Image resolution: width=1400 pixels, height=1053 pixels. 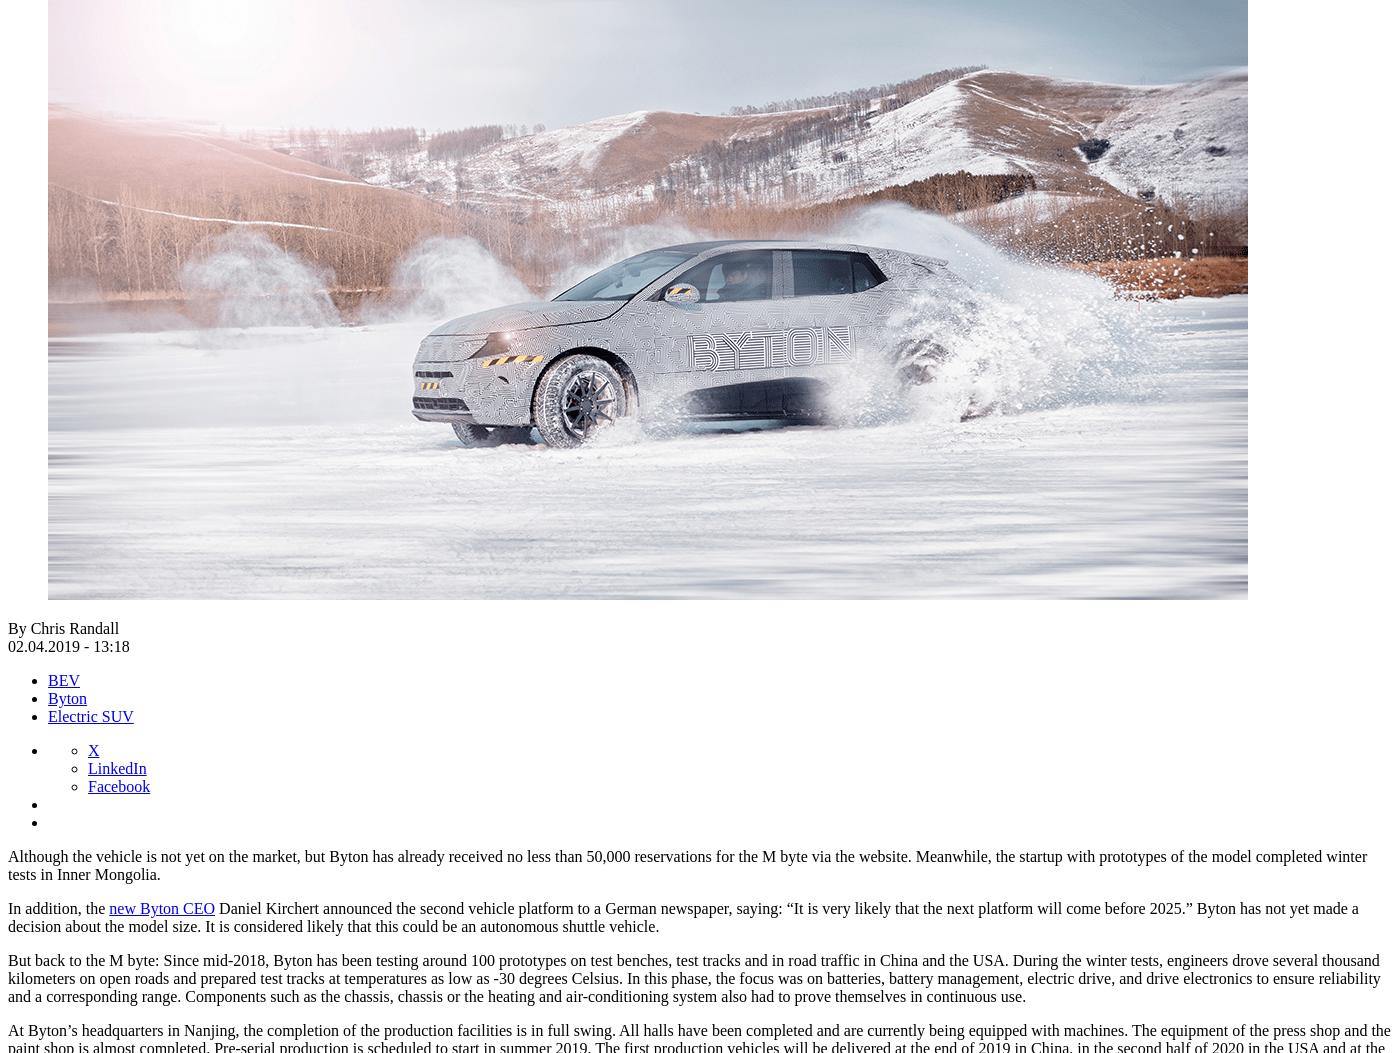 What do you see at coordinates (161, 907) in the screenshot?
I see `'new Byton CEO'` at bounding box center [161, 907].